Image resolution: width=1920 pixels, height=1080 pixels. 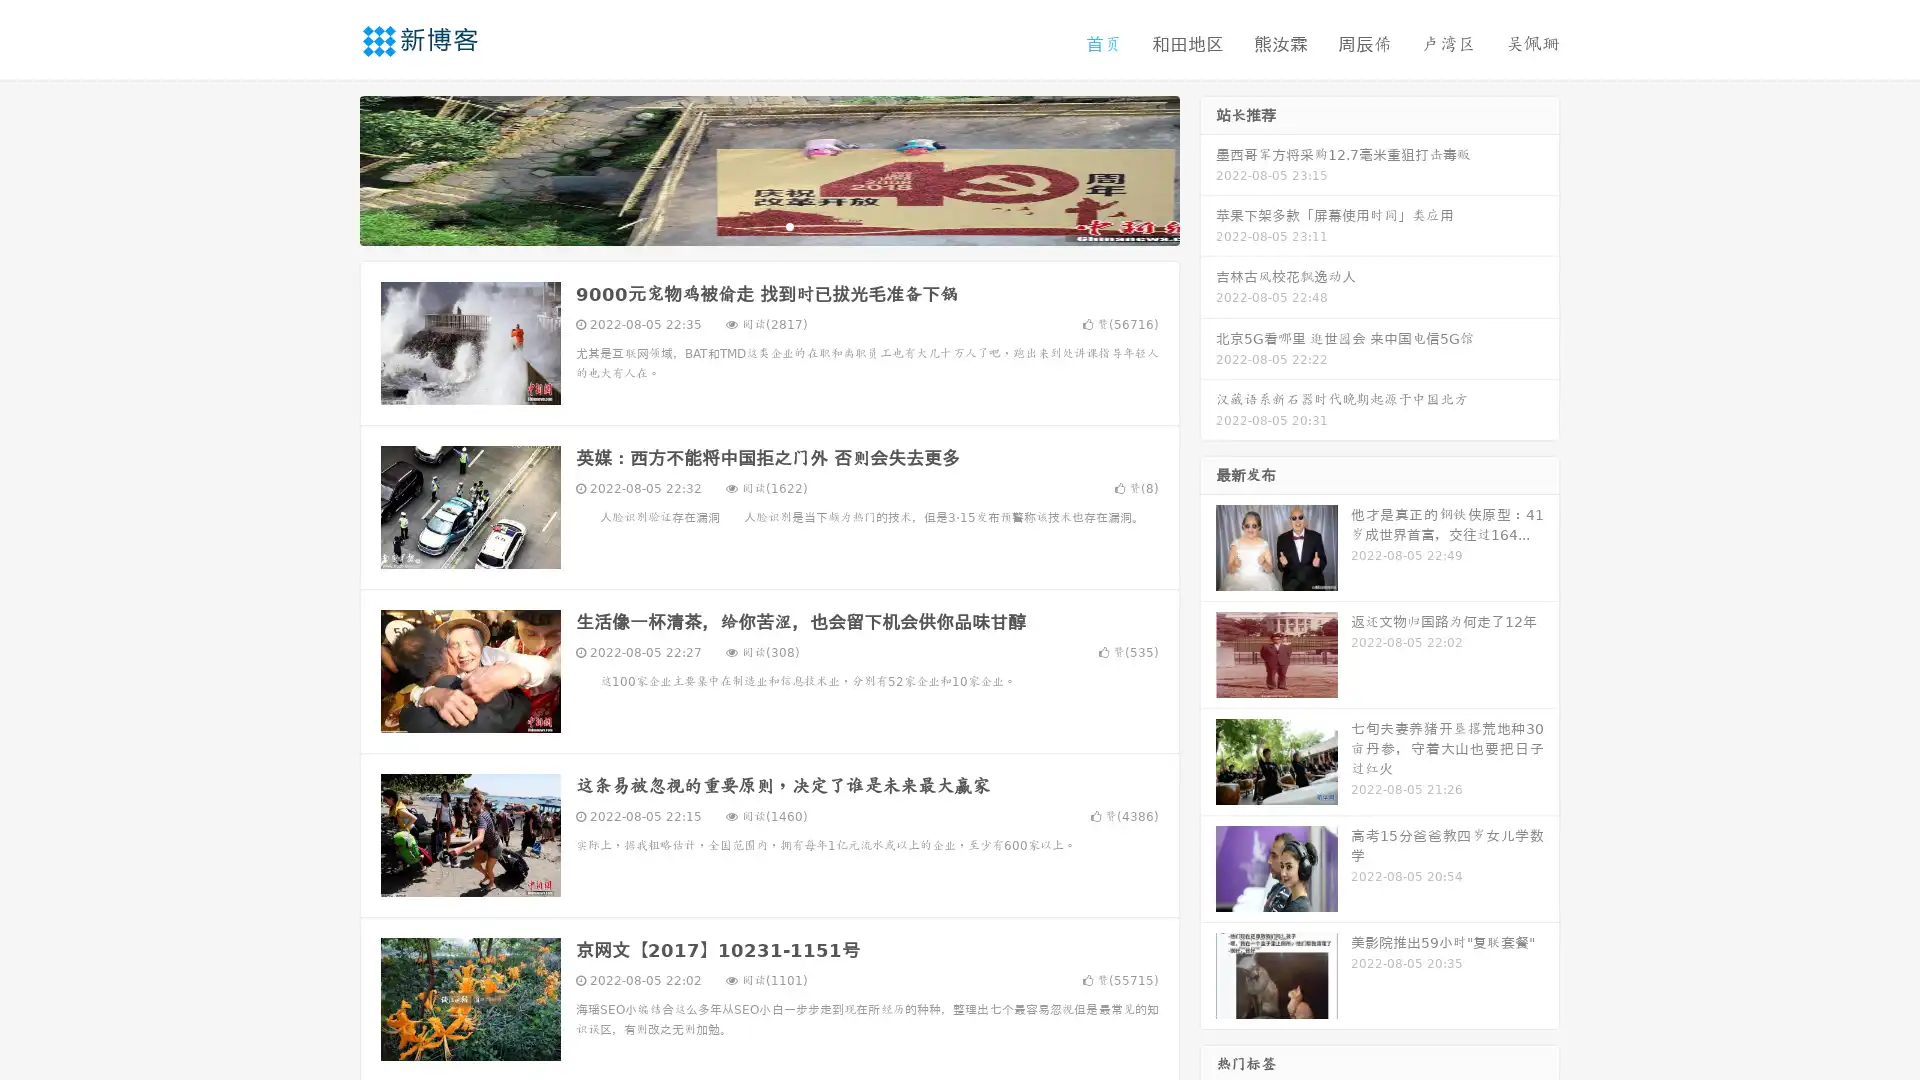 What do you see at coordinates (1208, 168) in the screenshot?
I see `Next slide` at bounding box center [1208, 168].